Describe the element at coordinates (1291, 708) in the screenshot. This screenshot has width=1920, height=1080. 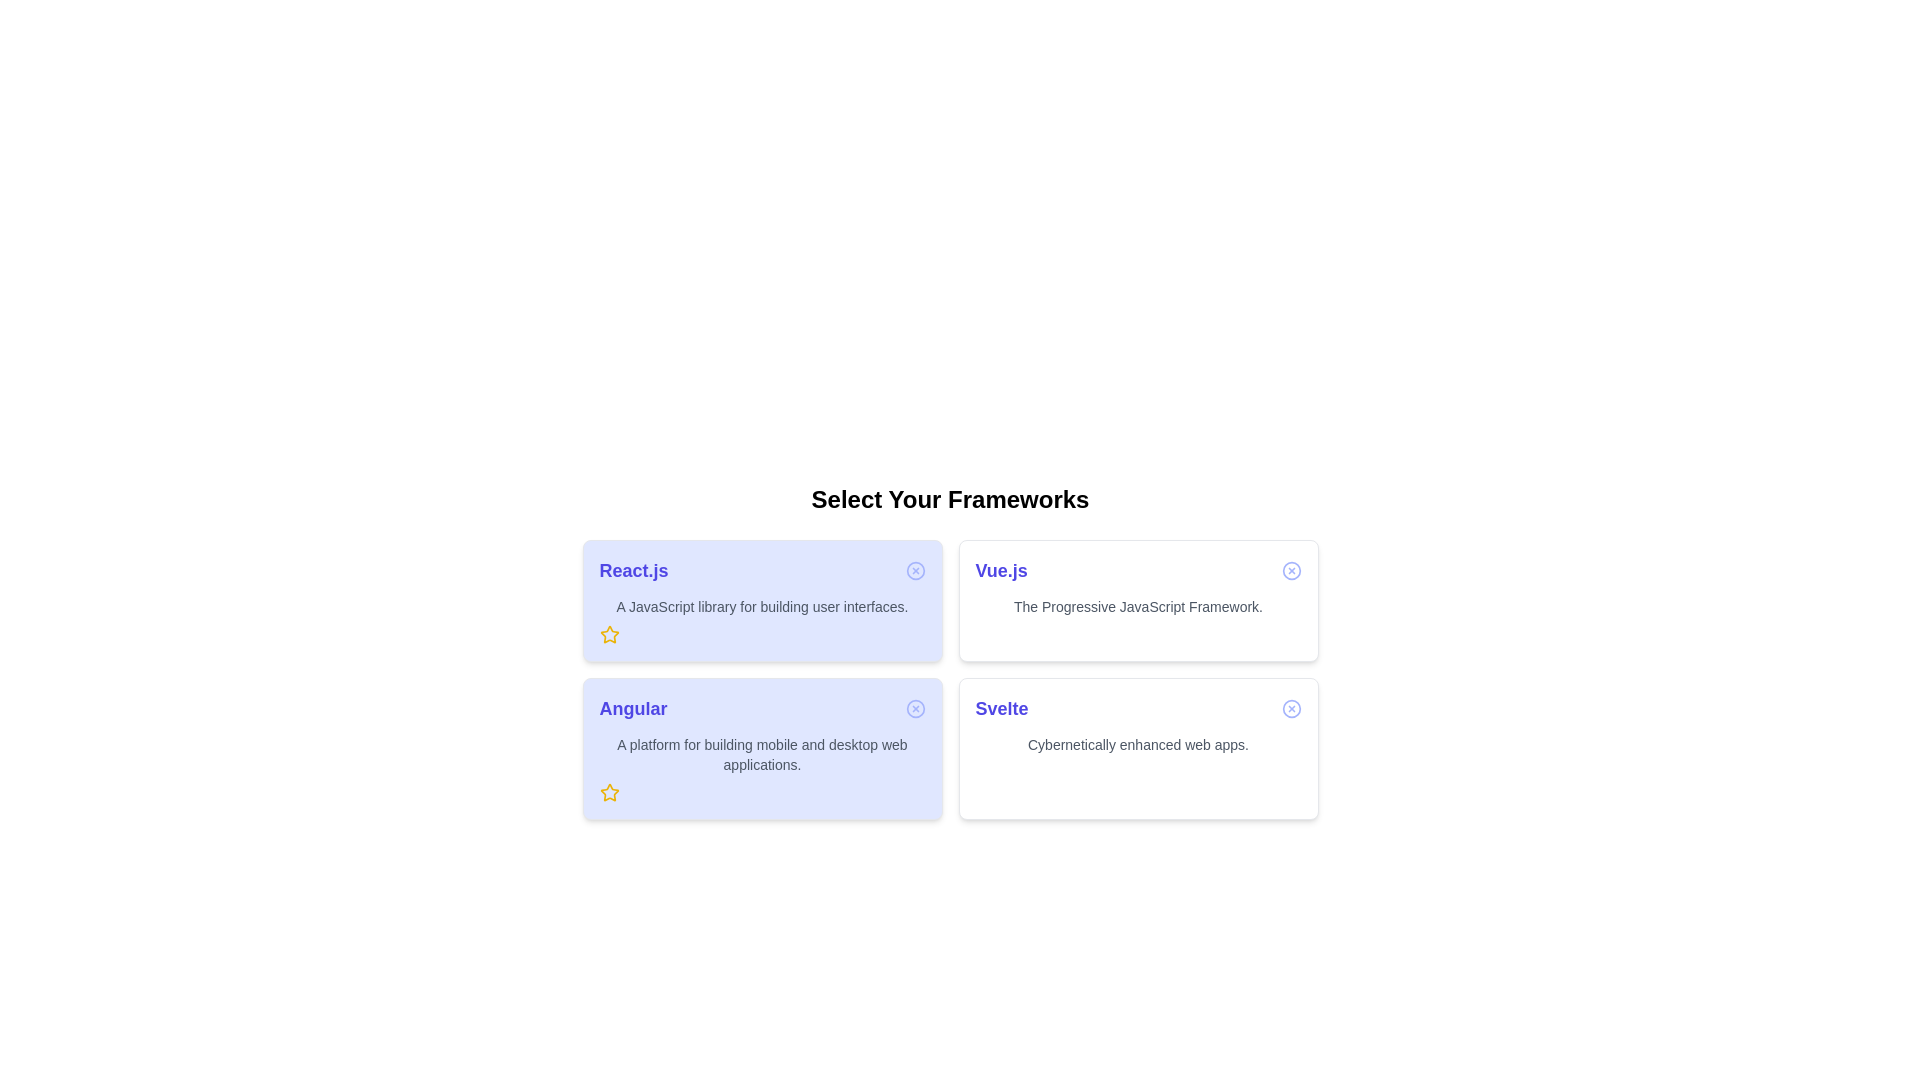
I see `close button on the chip labeled Svelte to remove it` at that location.